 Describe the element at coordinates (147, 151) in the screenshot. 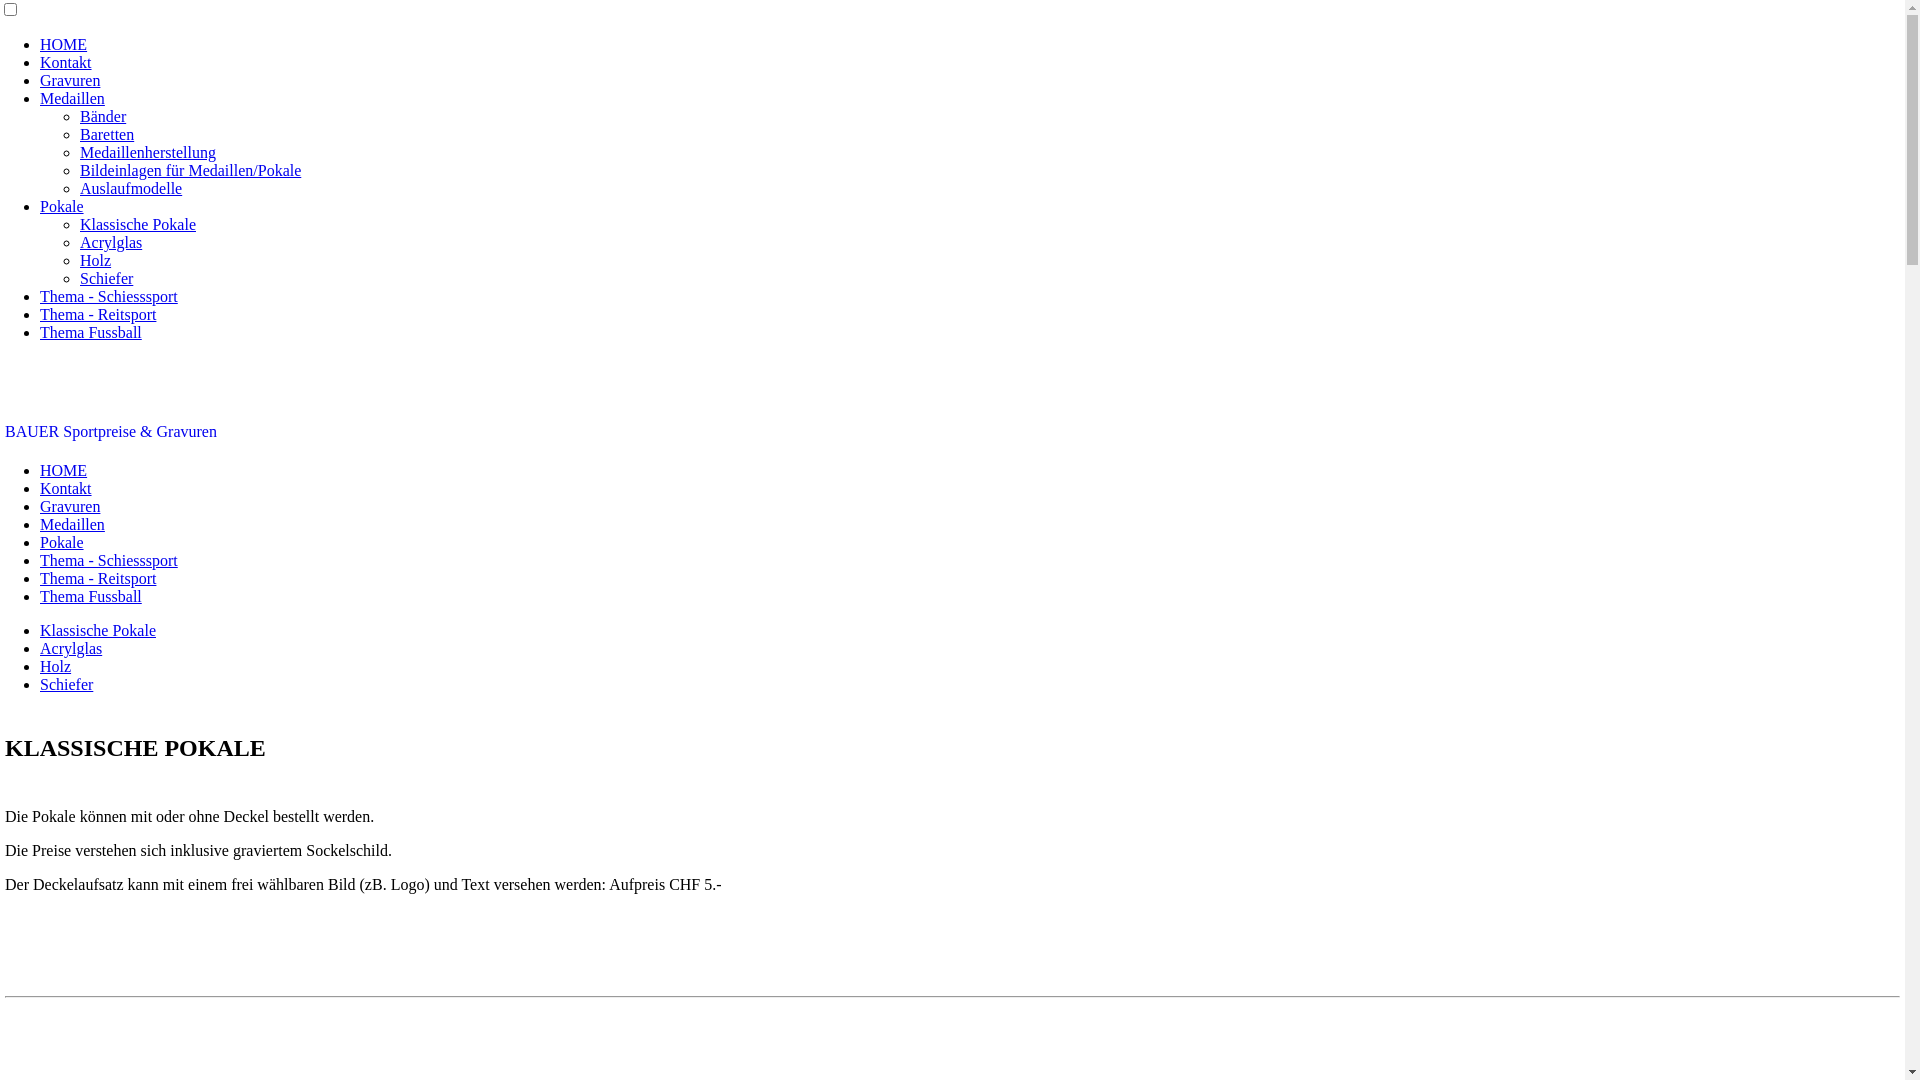

I see `'Medaillenherstellung'` at that location.